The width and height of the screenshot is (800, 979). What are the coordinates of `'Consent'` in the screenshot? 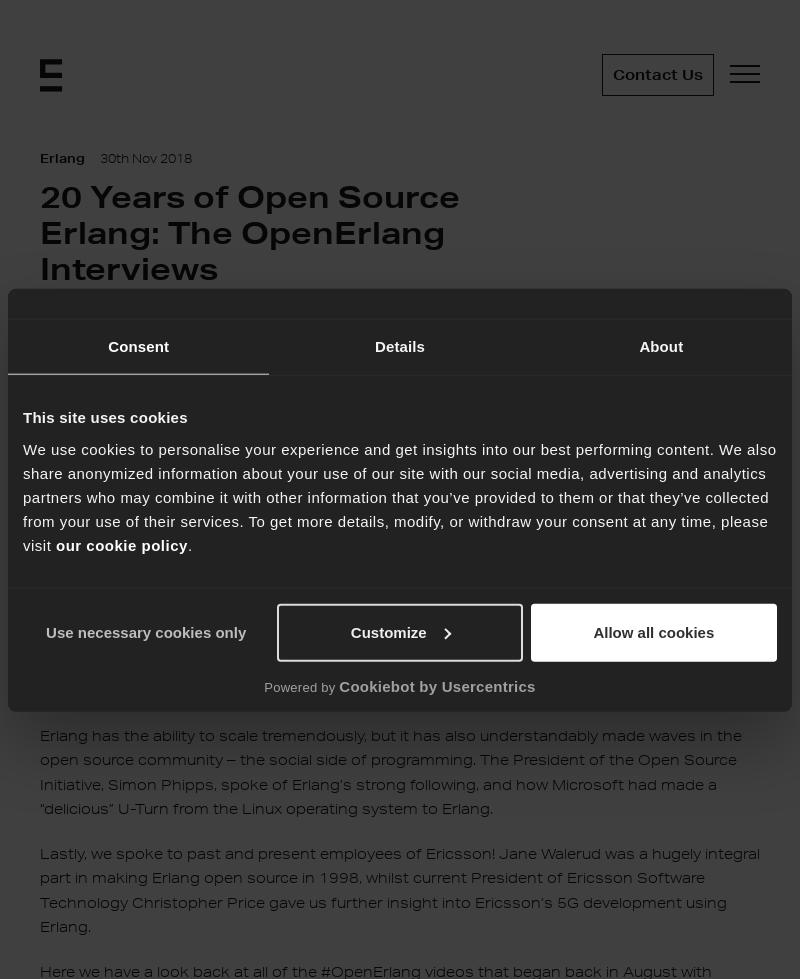 It's located at (138, 345).